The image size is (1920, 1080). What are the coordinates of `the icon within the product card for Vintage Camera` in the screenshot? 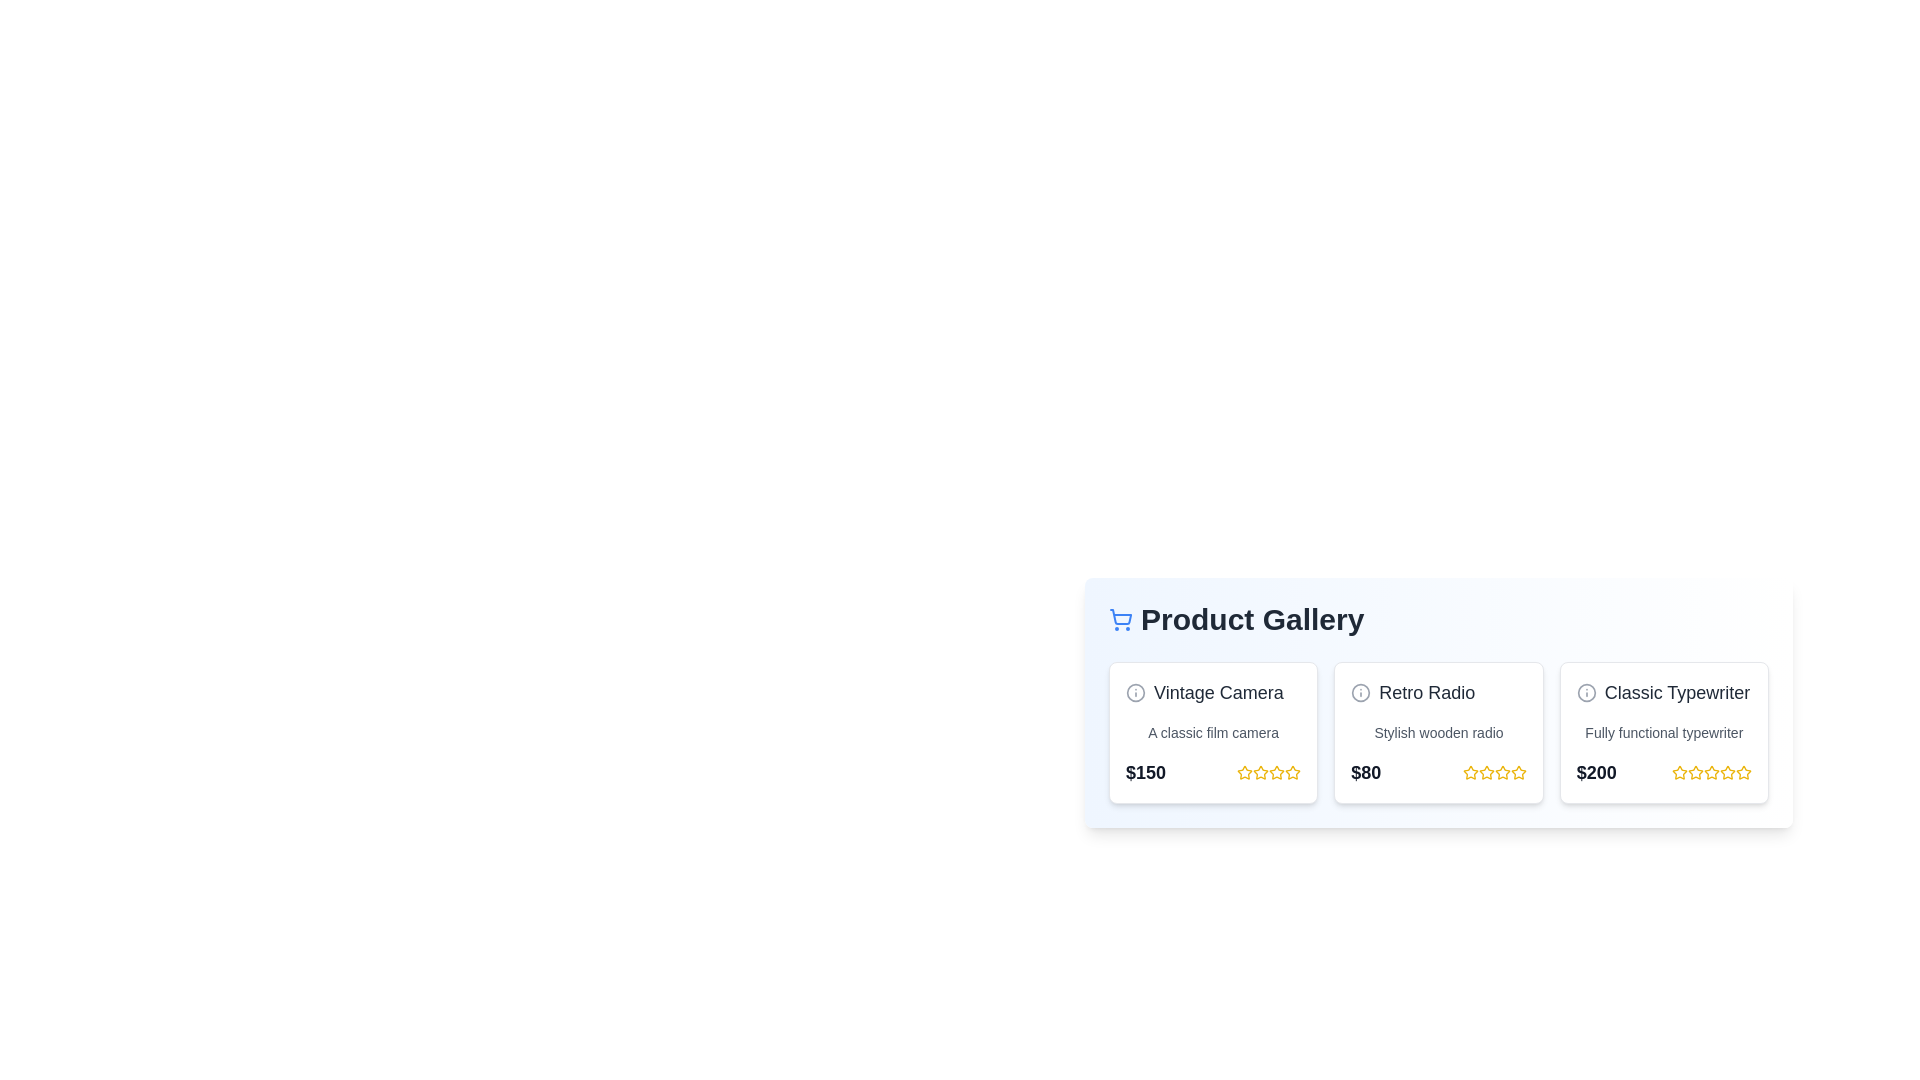 It's located at (1136, 692).